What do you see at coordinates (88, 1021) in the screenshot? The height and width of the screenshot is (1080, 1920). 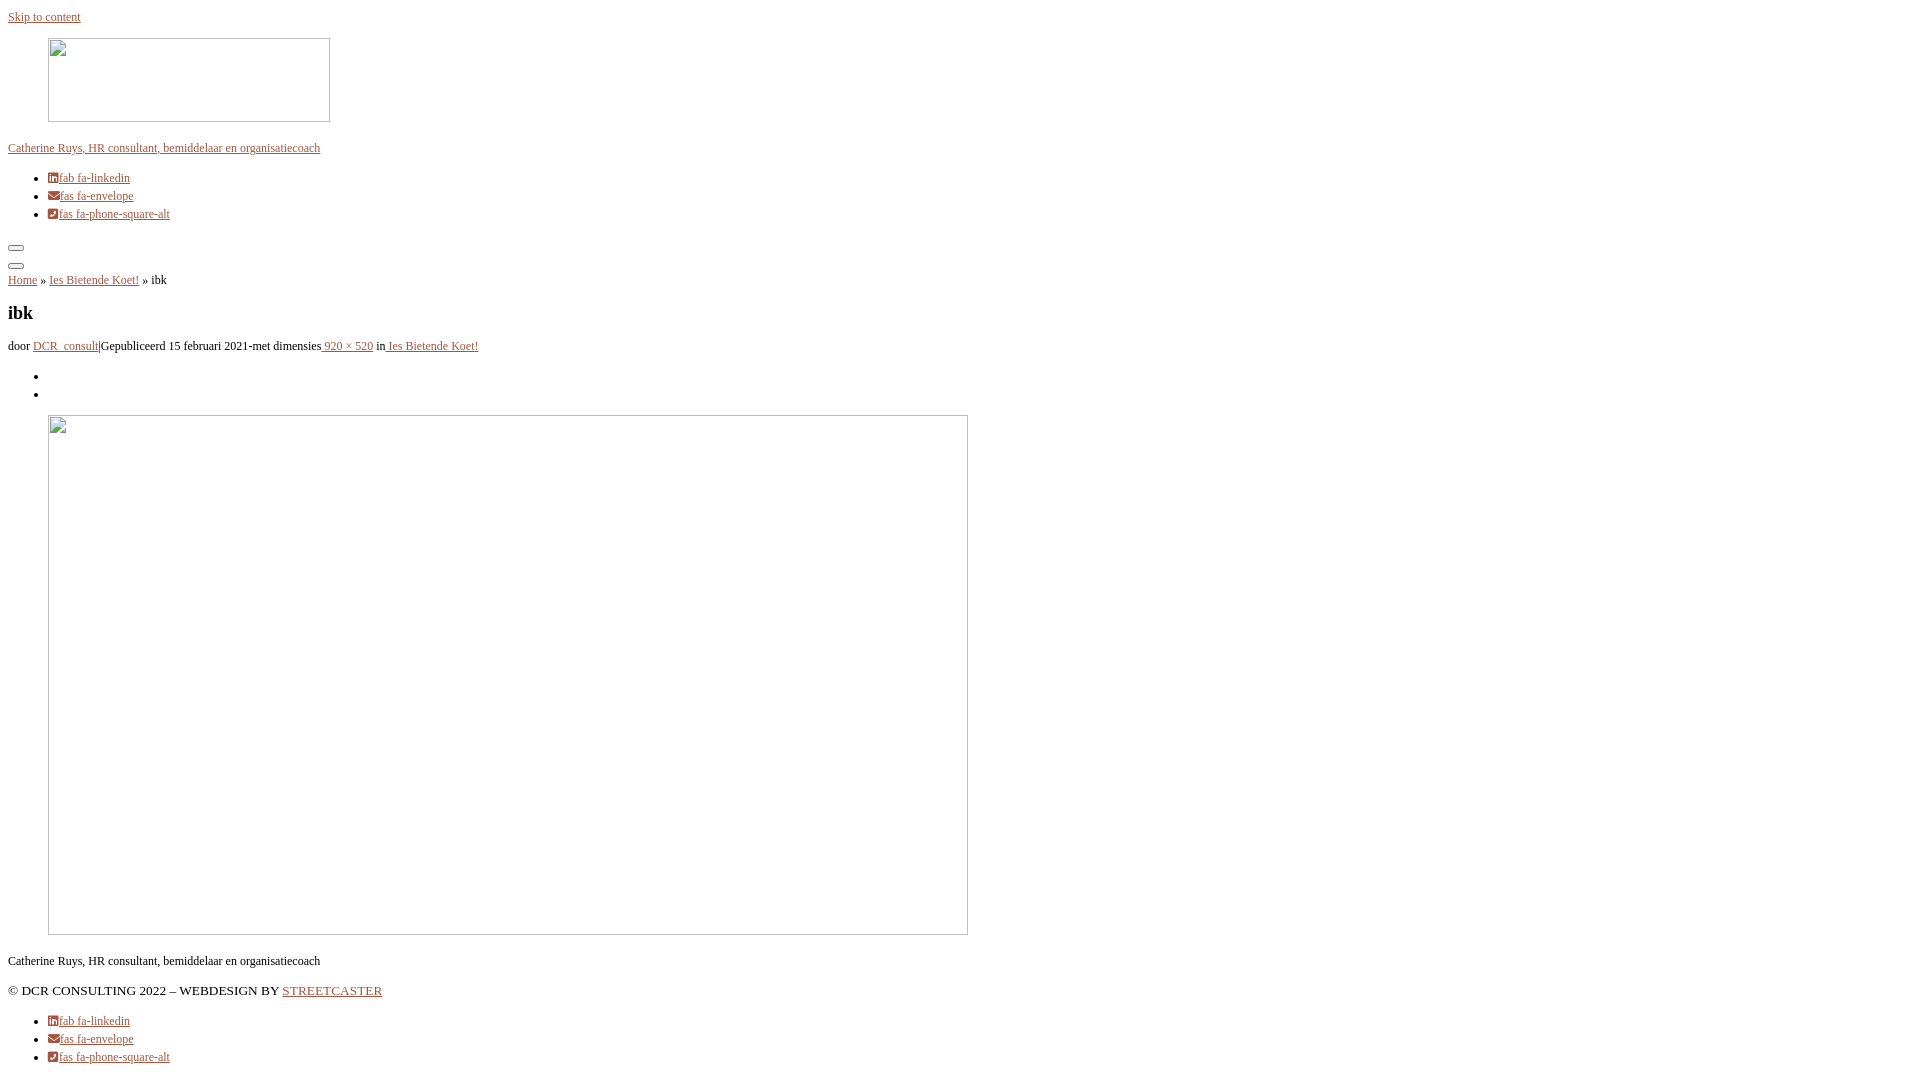 I see `'fab fa-linkedin'` at bounding box center [88, 1021].